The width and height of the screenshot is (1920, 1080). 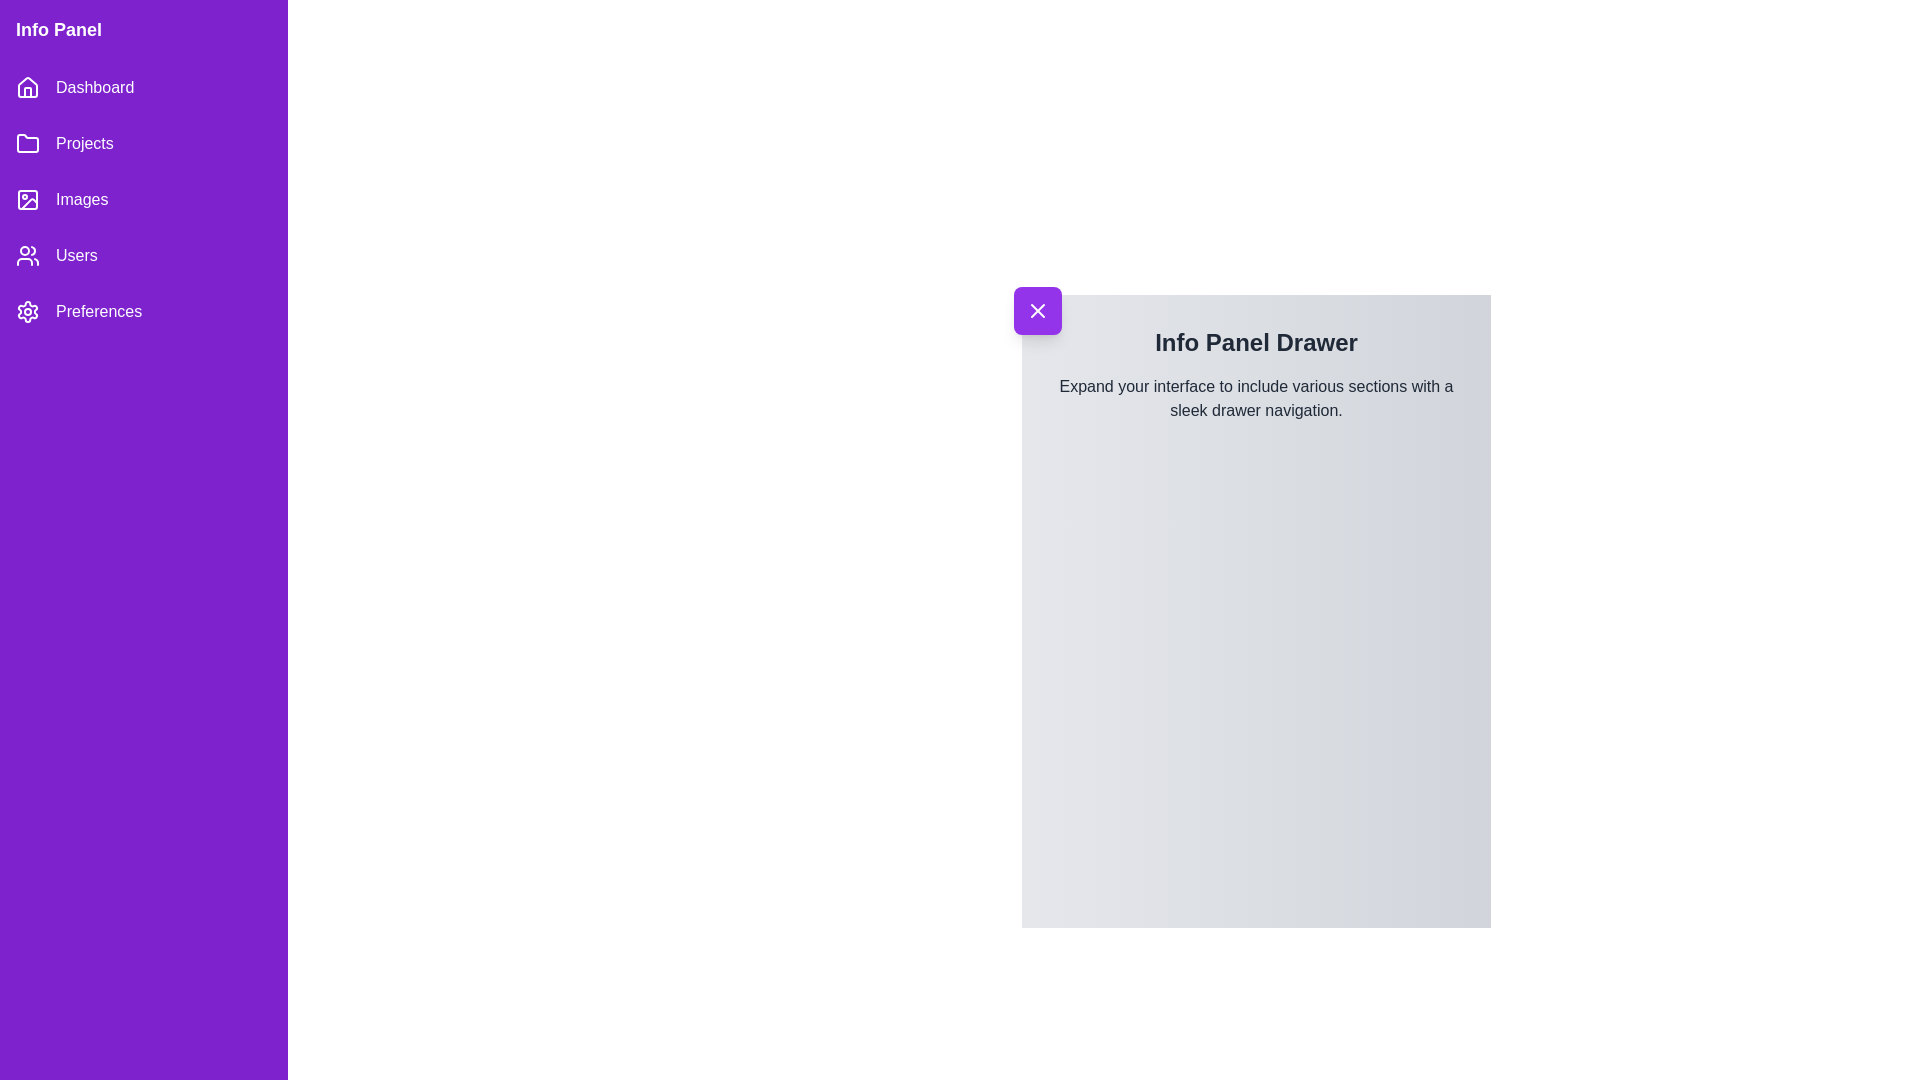 What do you see at coordinates (1037, 311) in the screenshot?
I see `toggle button to open or close the drawer` at bounding box center [1037, 311].